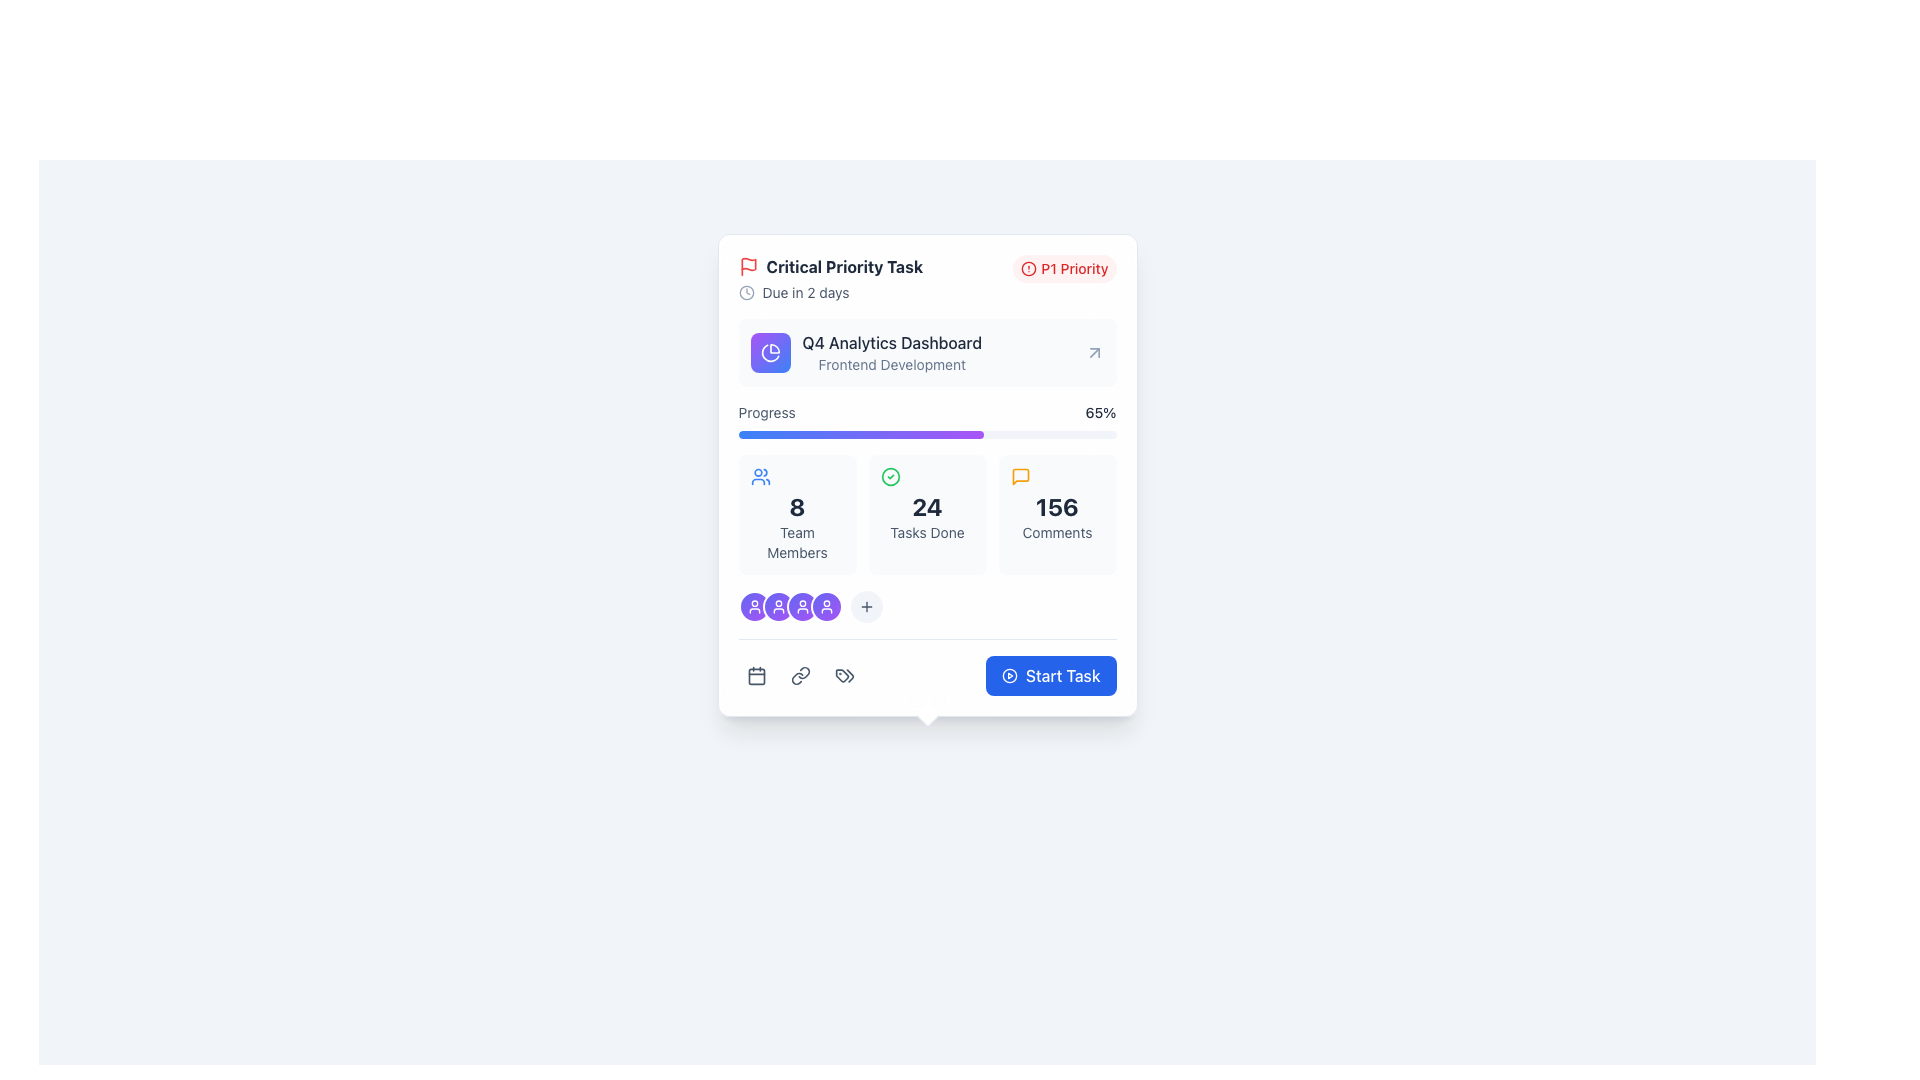 Image resolution: width=1920 pixels, height=1080 pixels. Describe the element at coordinates (755, 675) in the screenshot. I see `the third rectangular shape with rounded corners within the calendar icon` at that location.